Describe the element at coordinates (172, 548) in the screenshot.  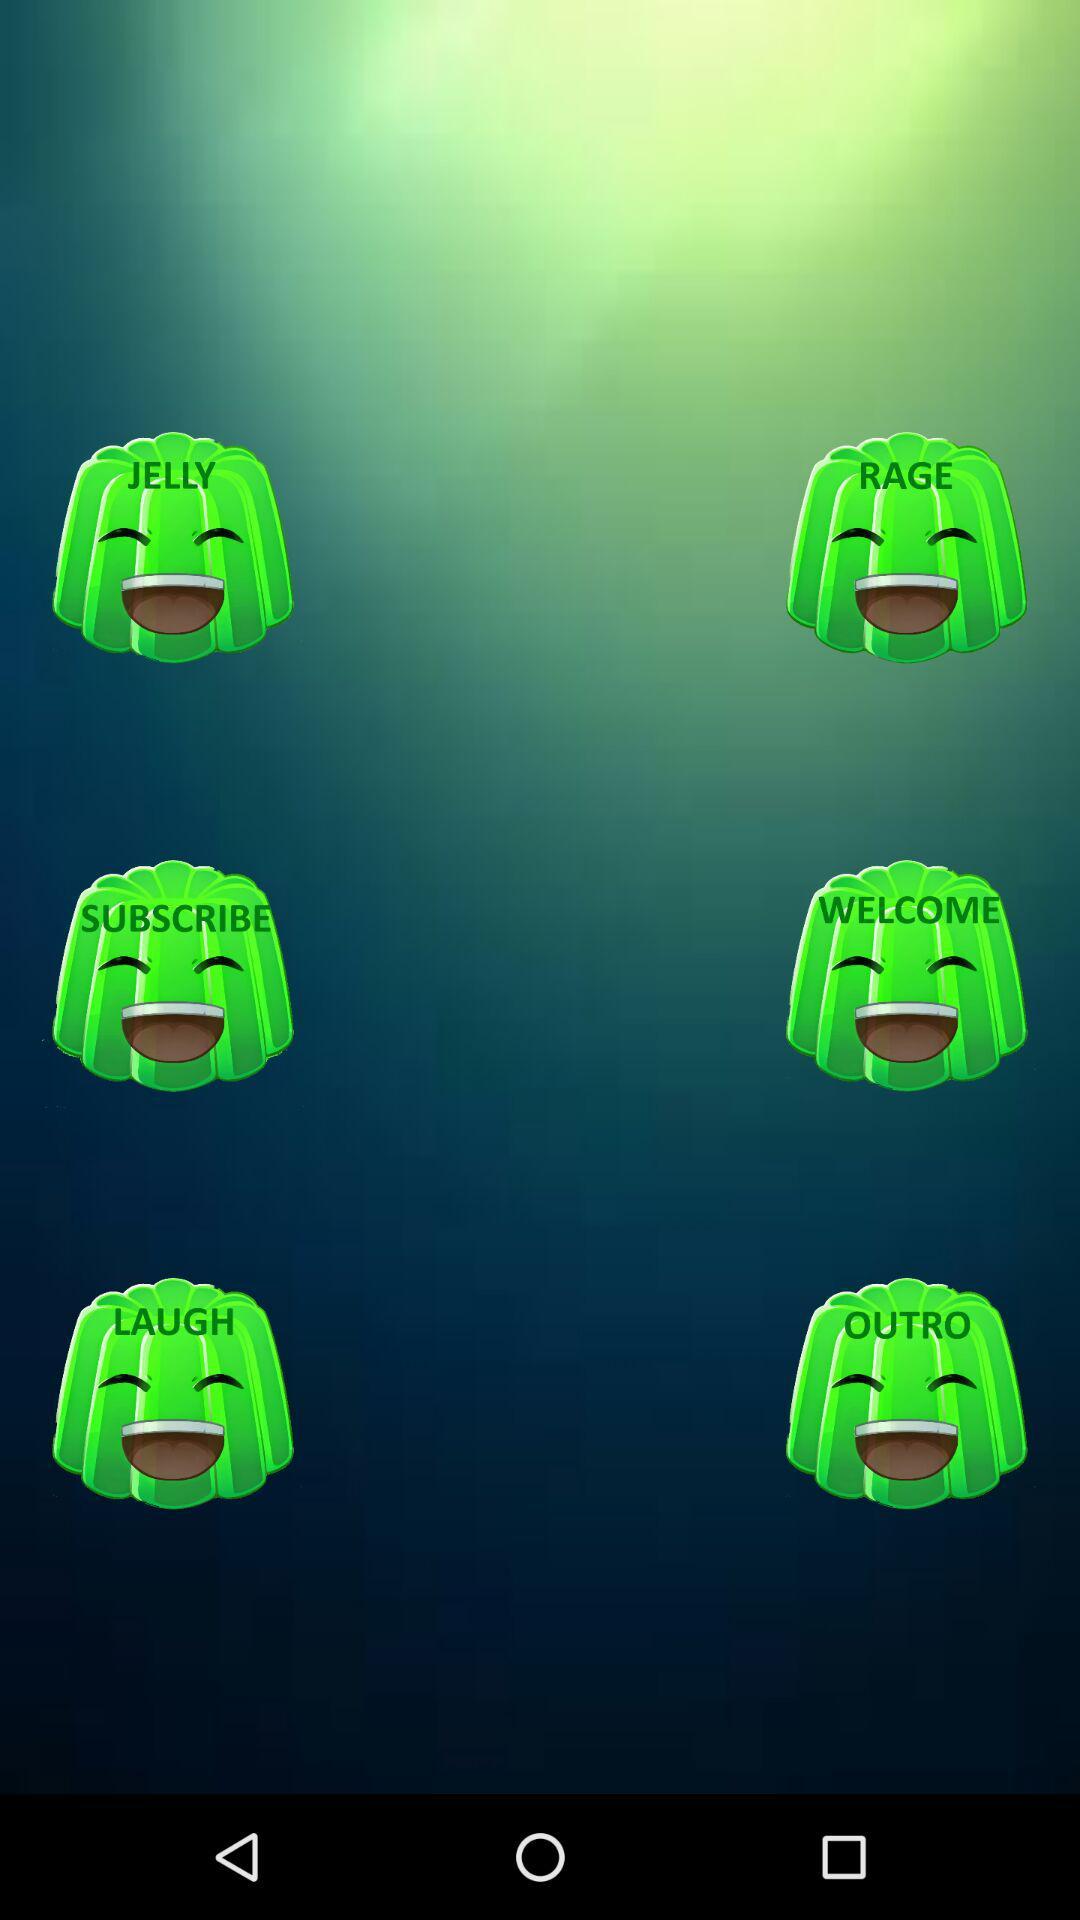
I see `the item at the top left corner` at that location.